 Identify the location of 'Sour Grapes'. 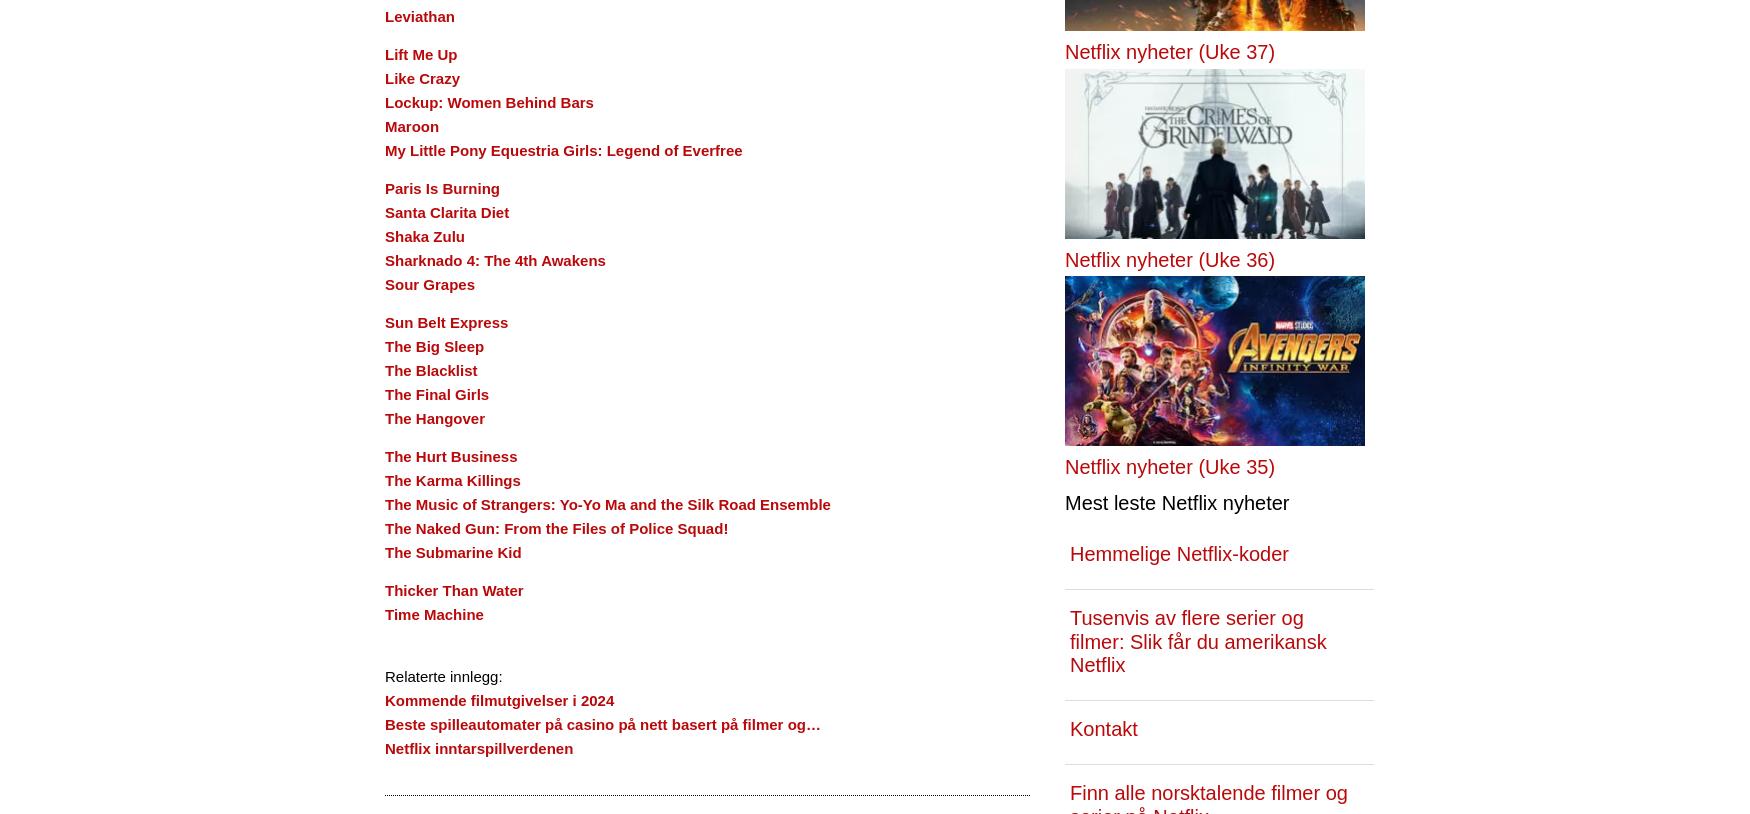
(428, 284).